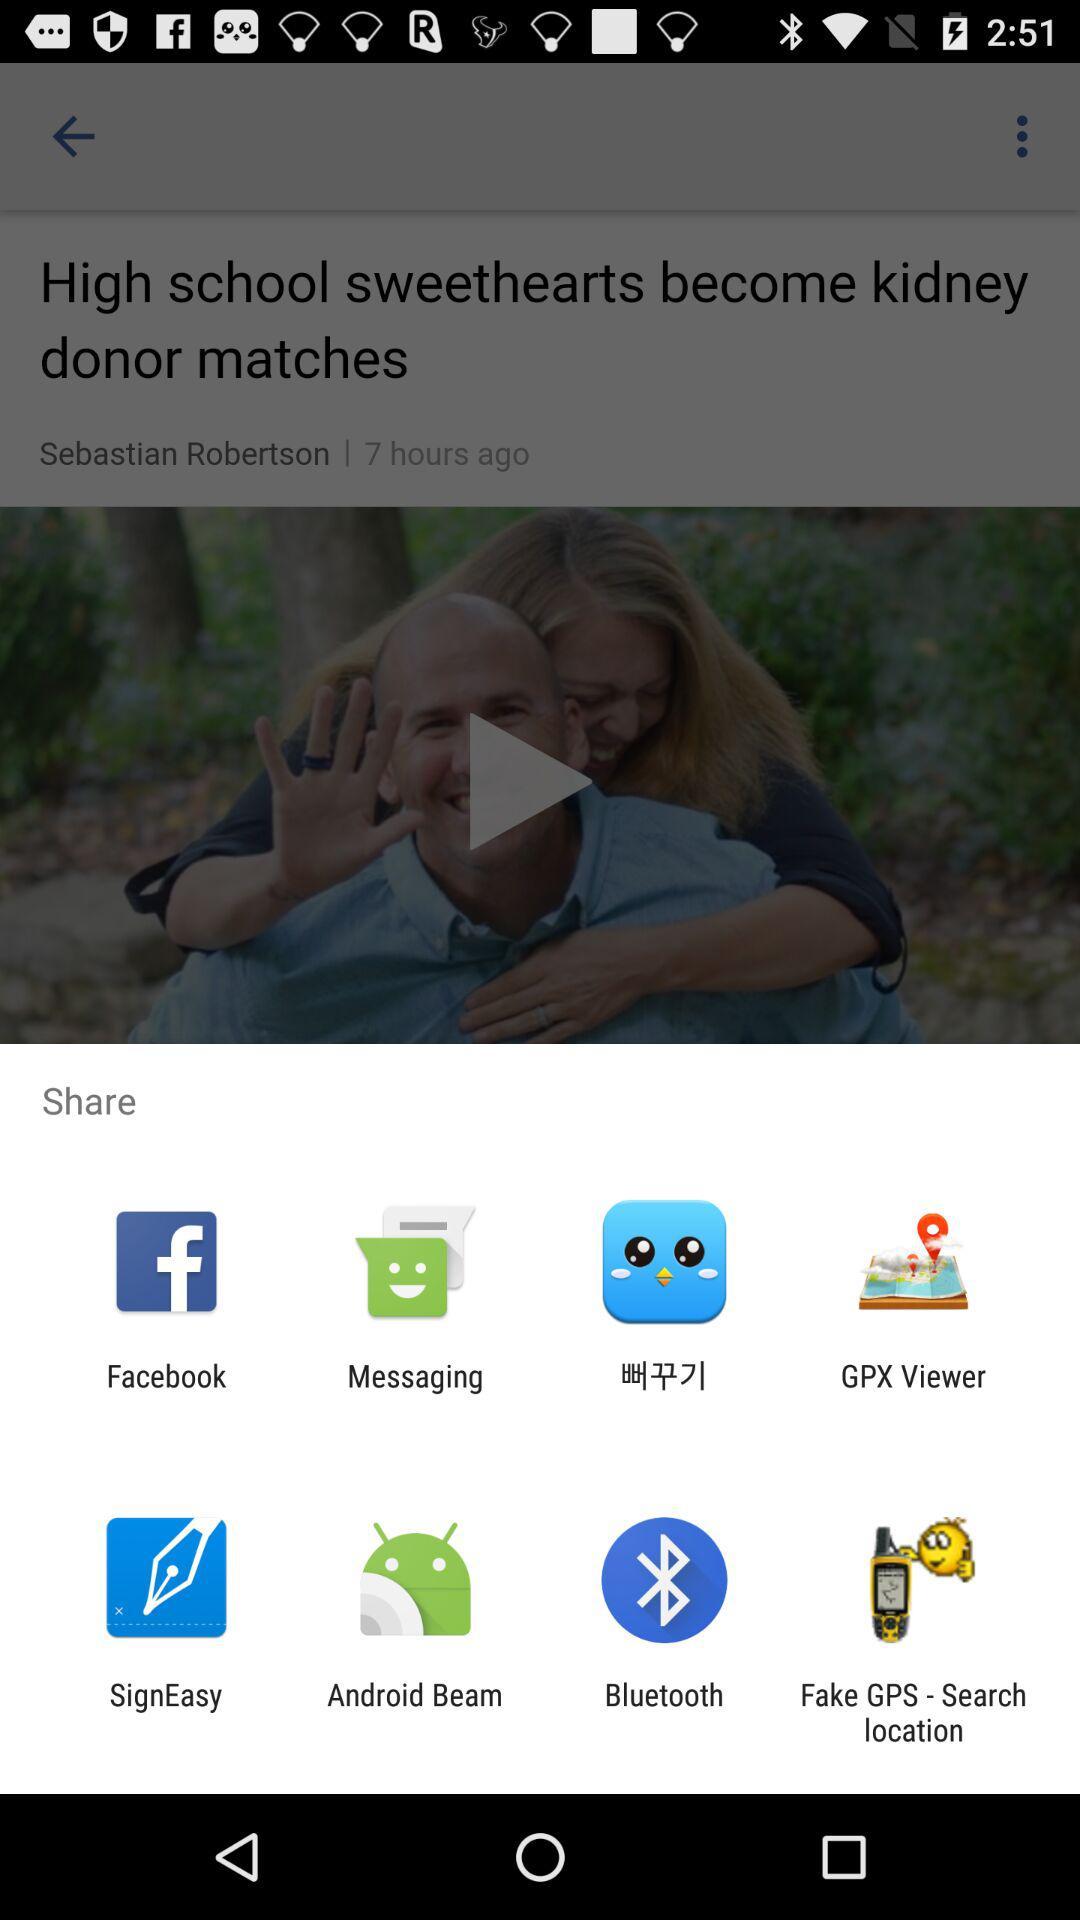 Image resolution: width=1080 pixels, height=1920 pixels. Describe the element at coordinates (664, 1392) in the screenshot. I see `the icon to the left of the gpx viewer icon` at that location.